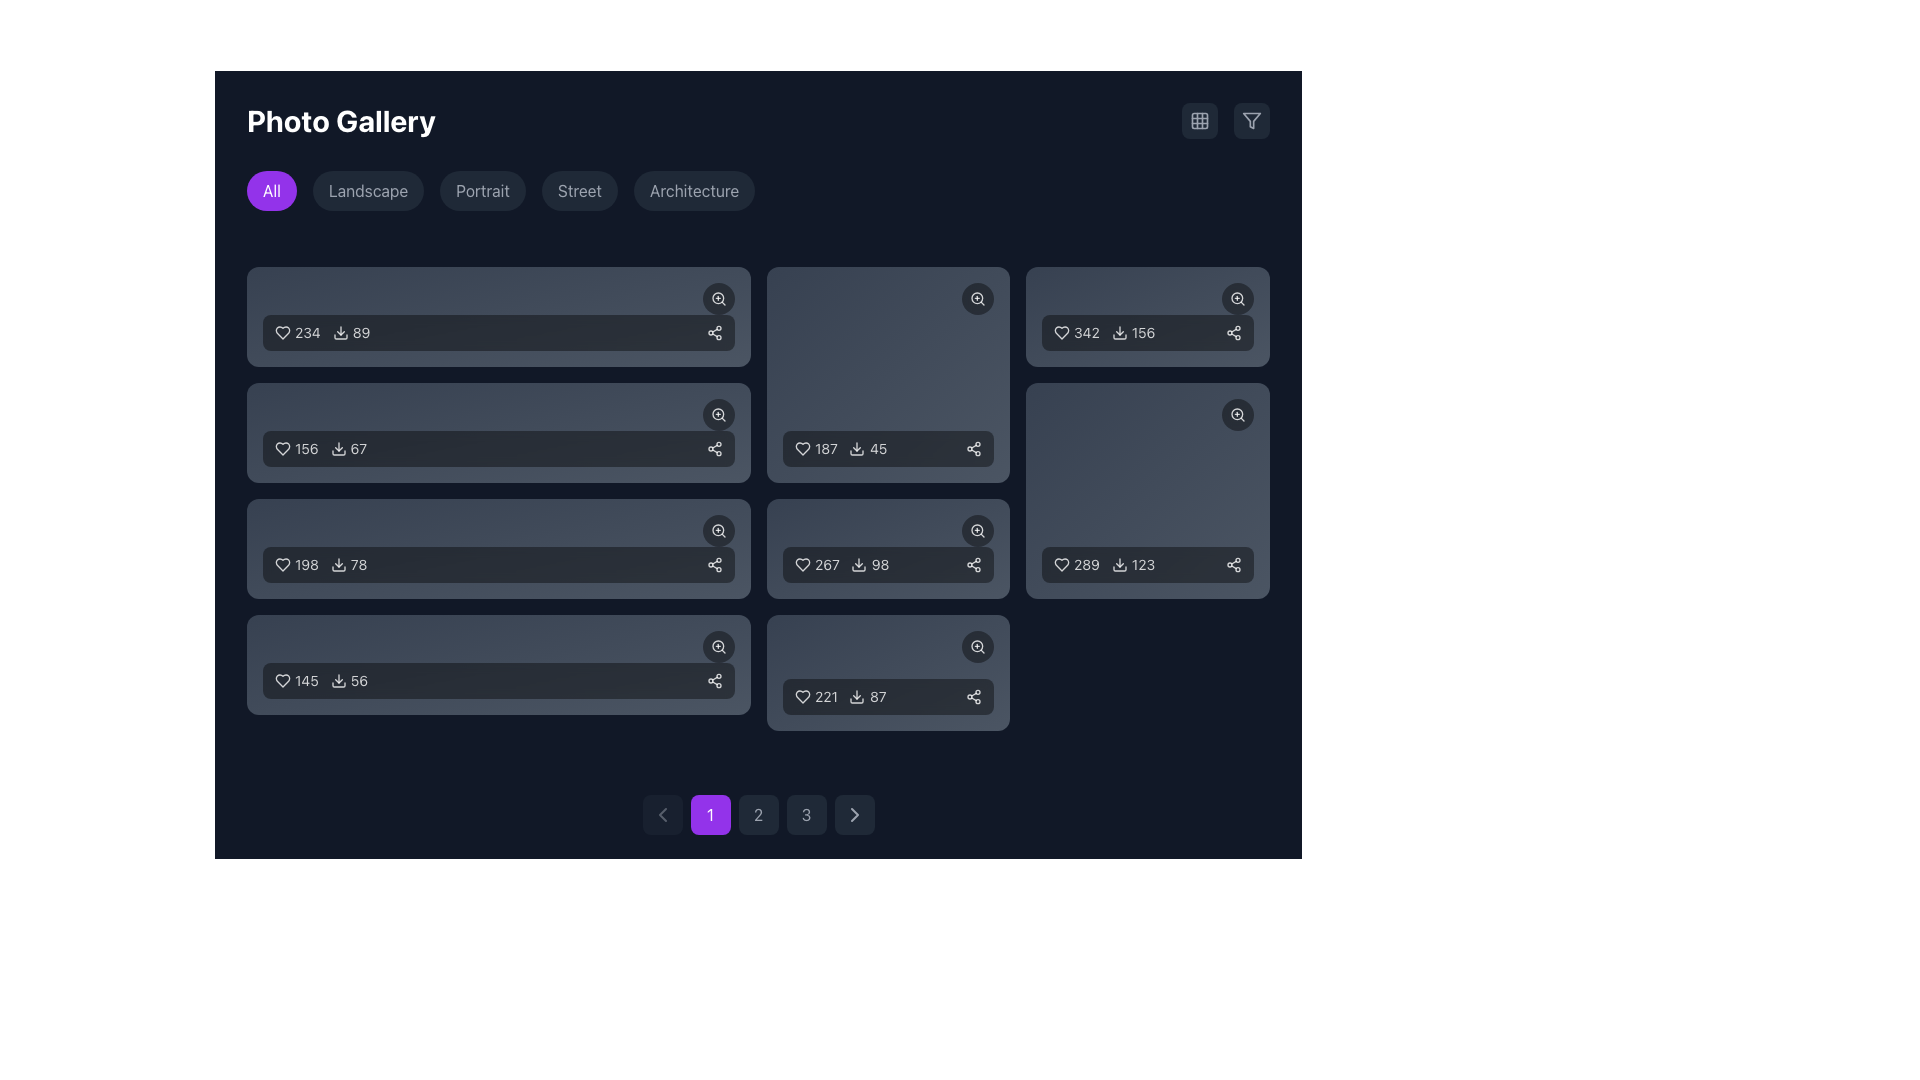 This screenshot has height=1080, width=1920. Describe the element at coordinates (718, 414) in the screenshot. I see `the circular zoom button with a magnifying glass icon located at the top-right corner of the second image card in the first column for potential visual feedback` at that location.